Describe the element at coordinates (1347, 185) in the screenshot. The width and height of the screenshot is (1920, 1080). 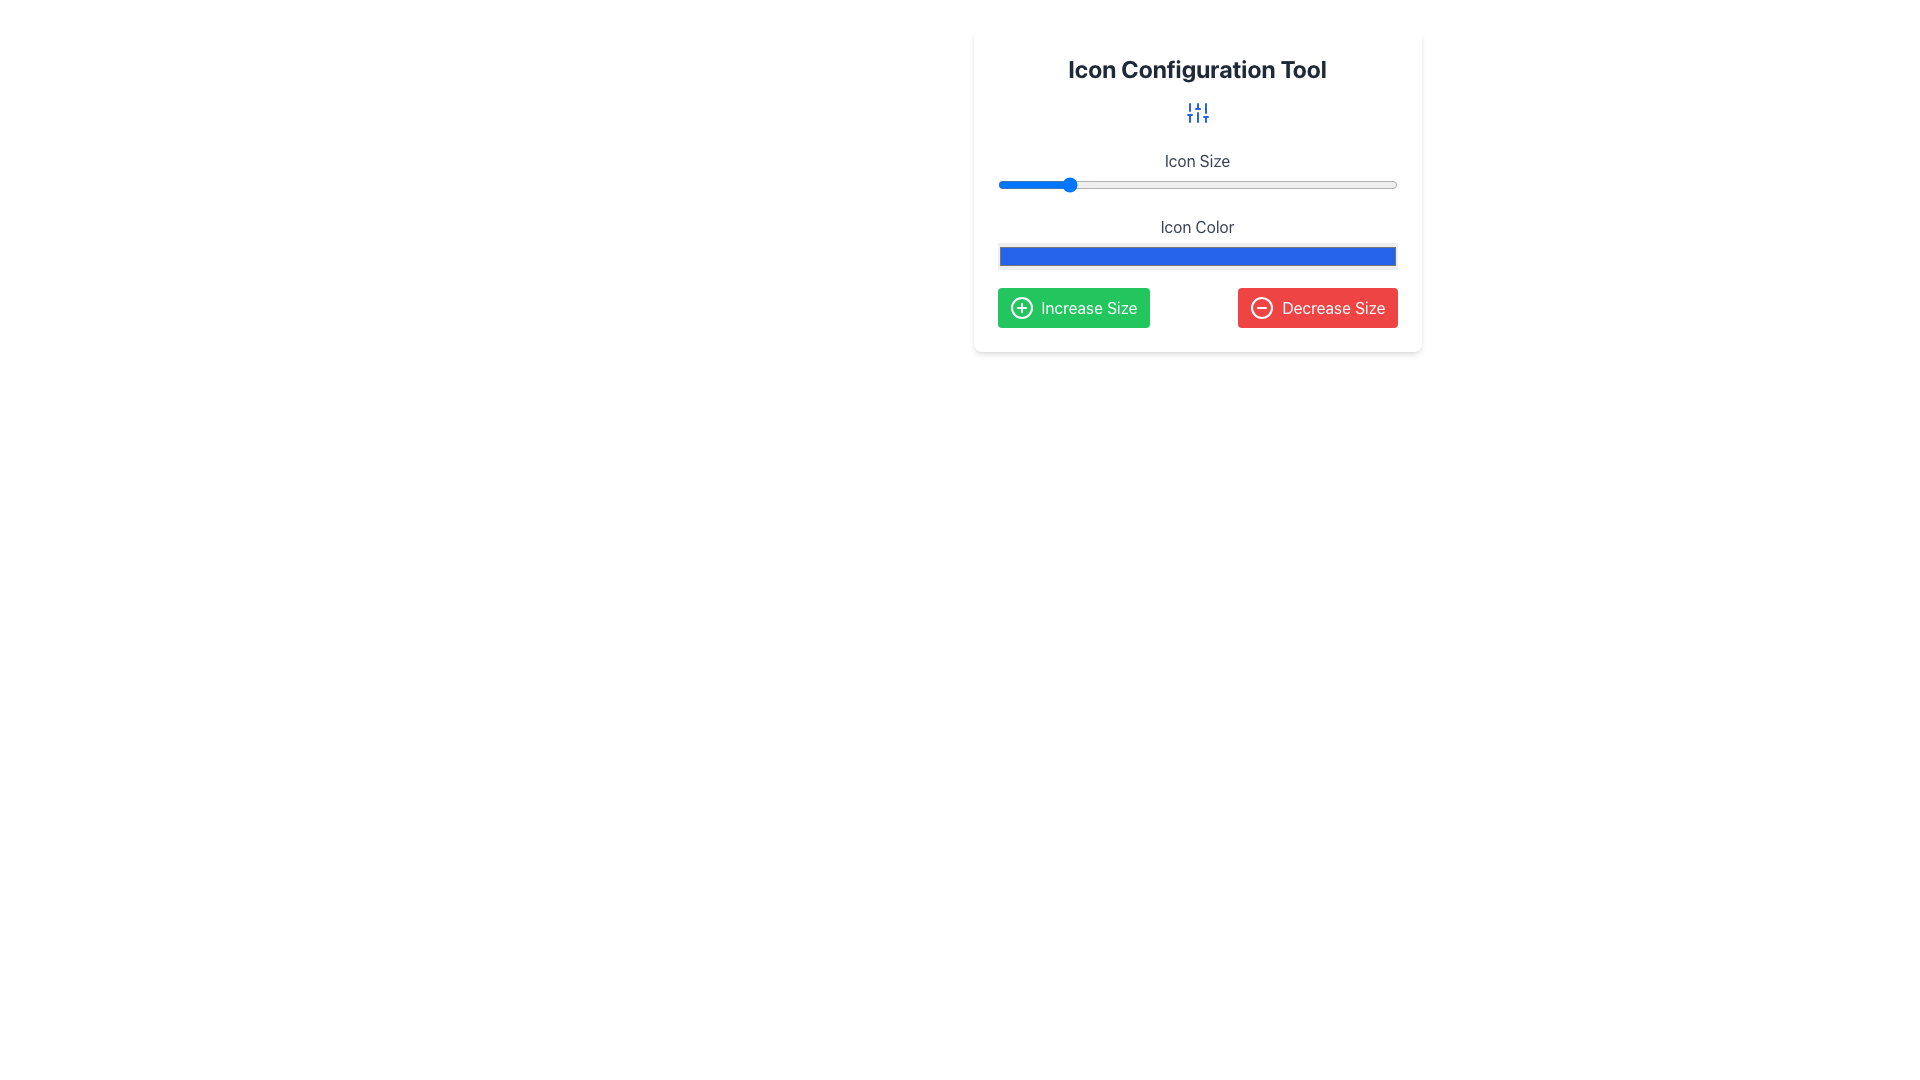
I see `icon size` at that location.